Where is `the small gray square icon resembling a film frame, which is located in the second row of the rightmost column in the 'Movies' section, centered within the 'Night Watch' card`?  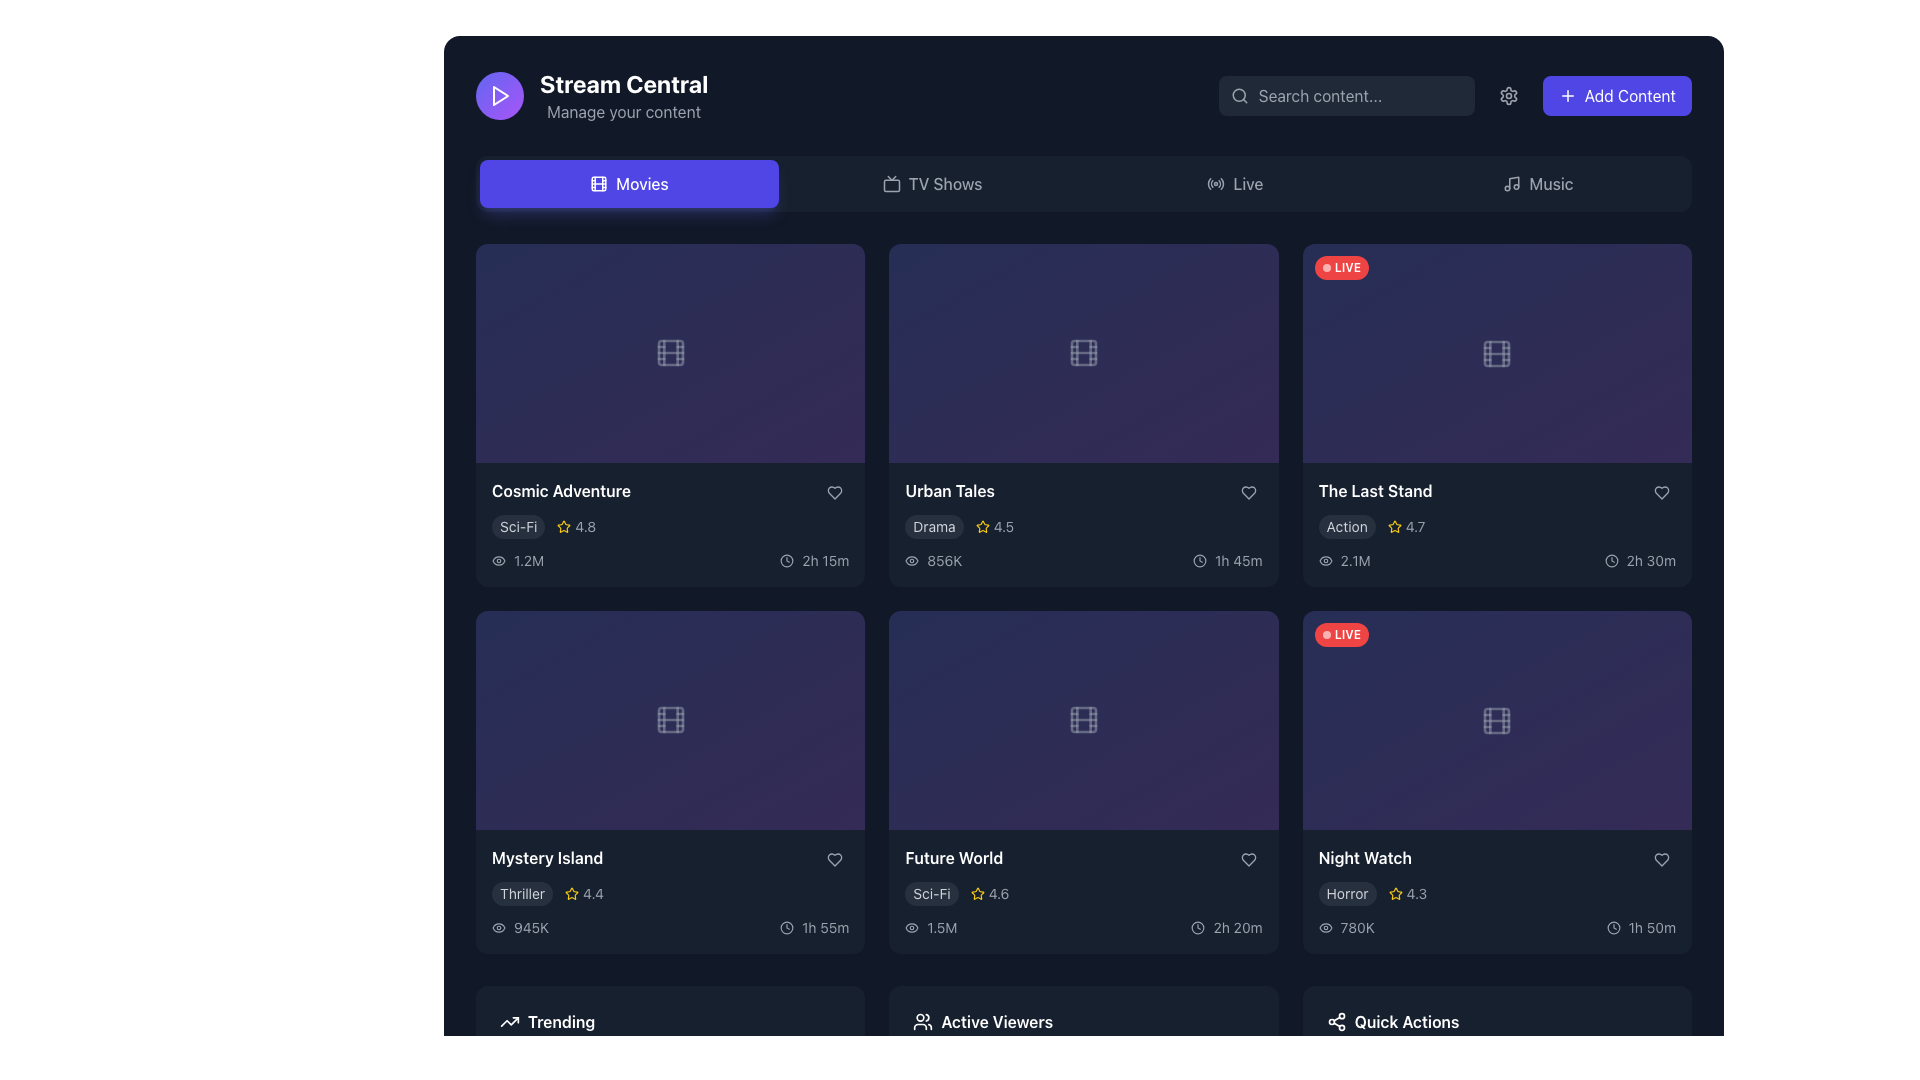
the small gray square icon resembling a film frame, which is located in the second row of the rightmost column in the 'Movies' section, centered within the 'Night Watch' card is located at coordinates (1497, 720).